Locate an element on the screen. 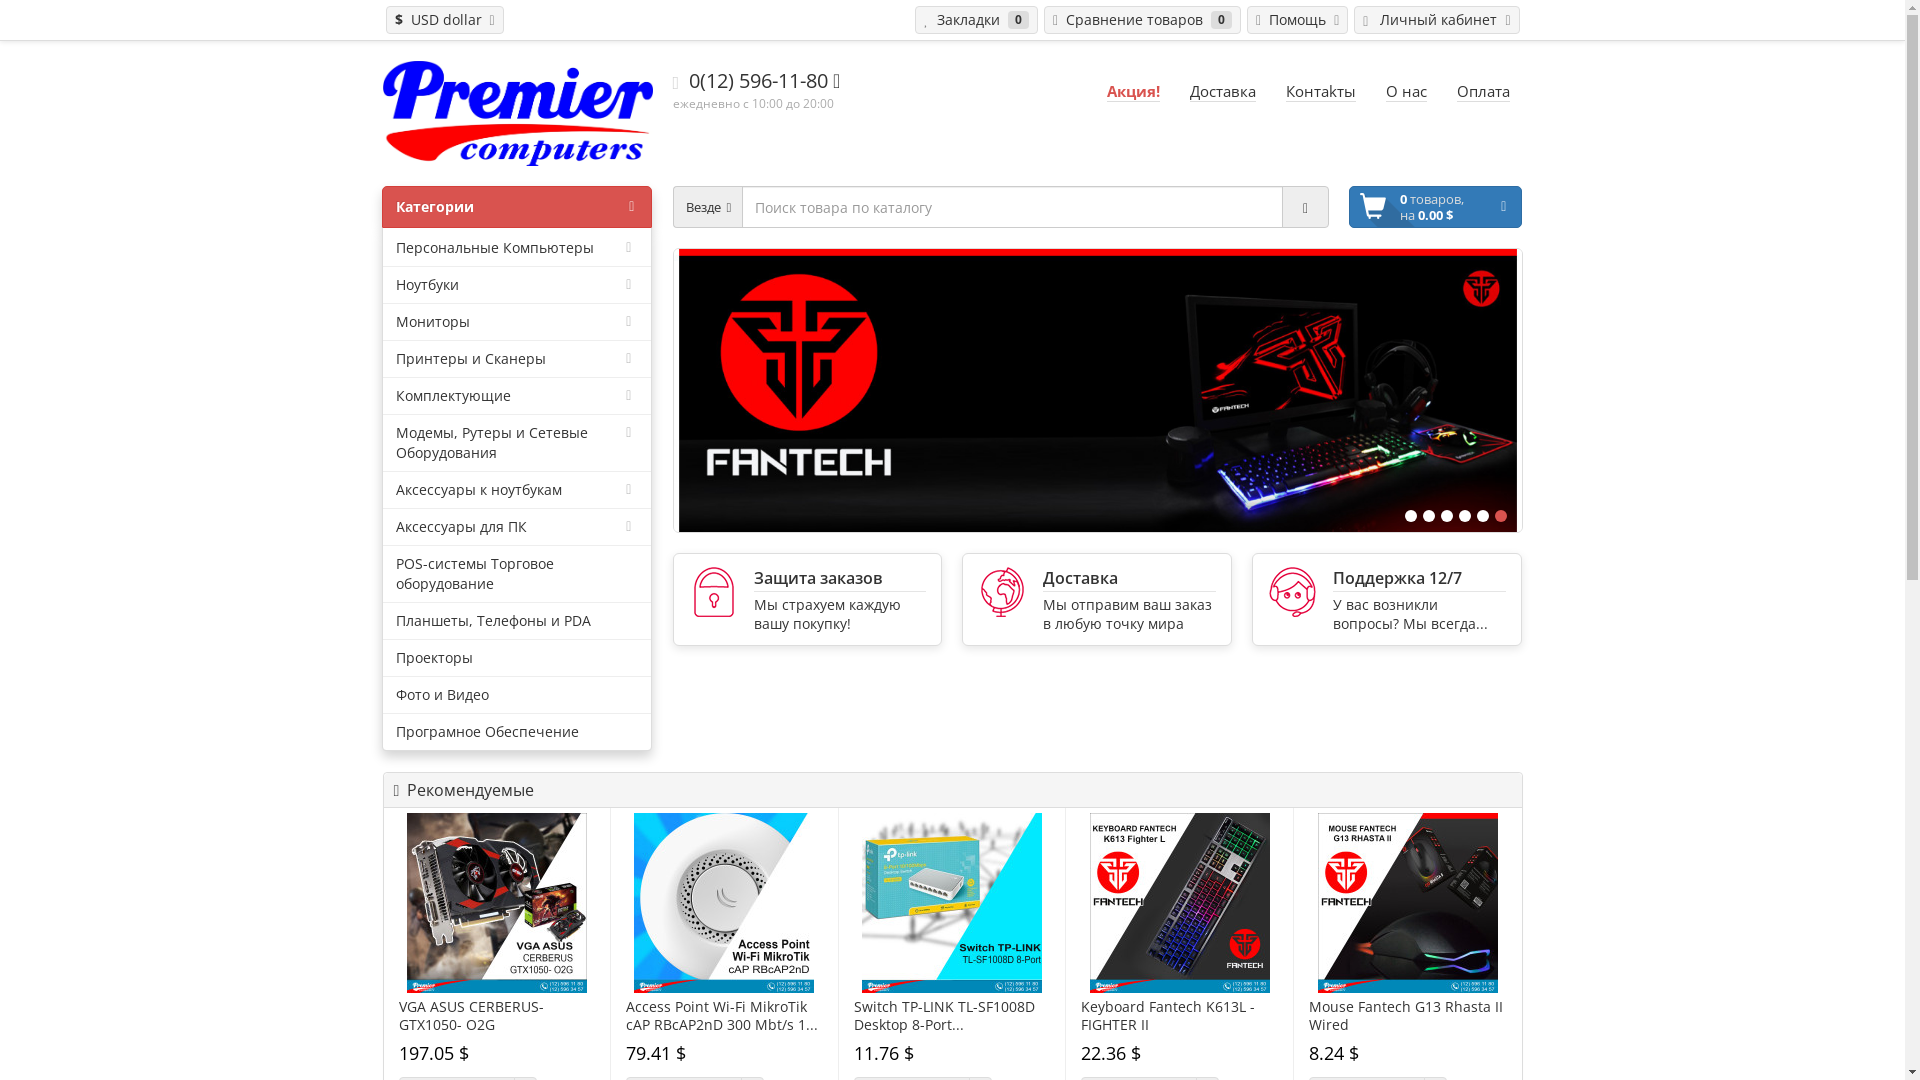 The width and height of the screenshot is (1920, 1080). '5' is located at coordinates (1476, 515).